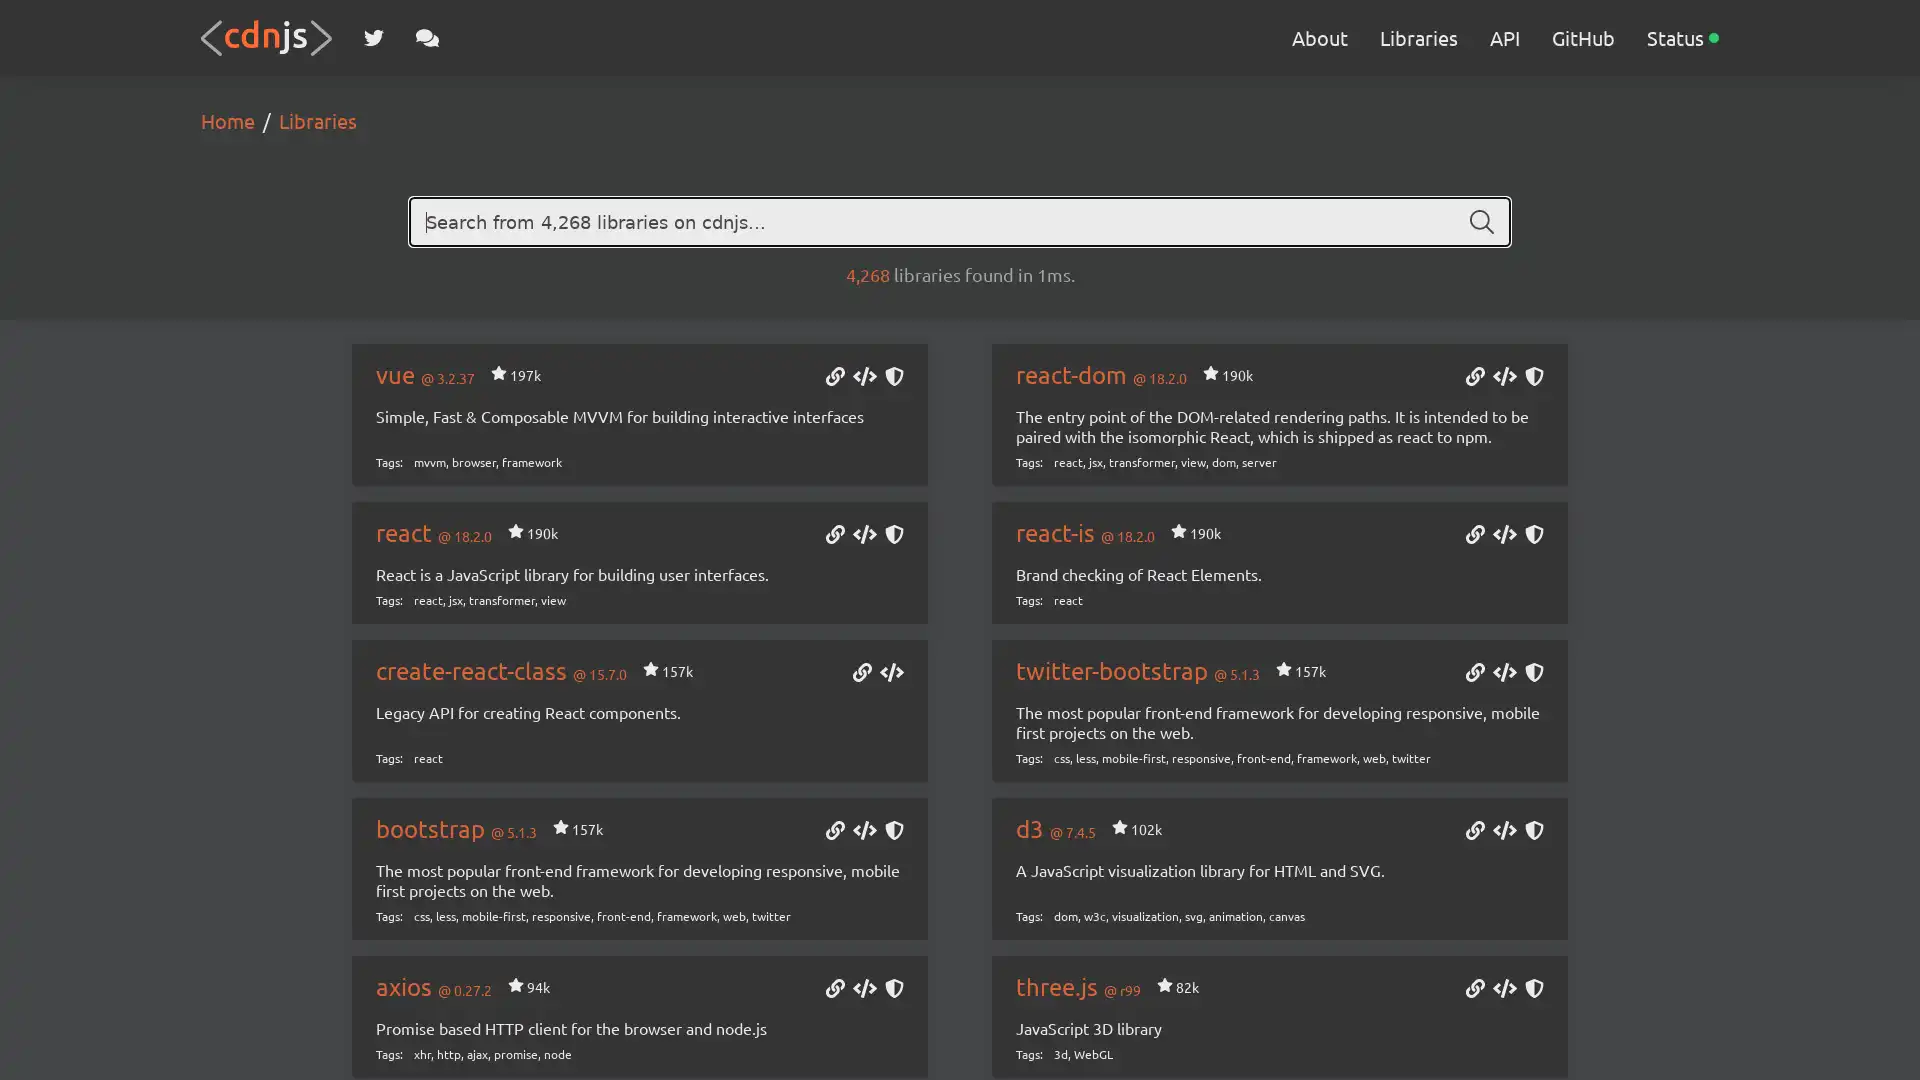 This screenshot has height=1080, width=1920. Describe the element at coordinates (1474, 535) in the screenshot. I see `Copy URL` at that location.